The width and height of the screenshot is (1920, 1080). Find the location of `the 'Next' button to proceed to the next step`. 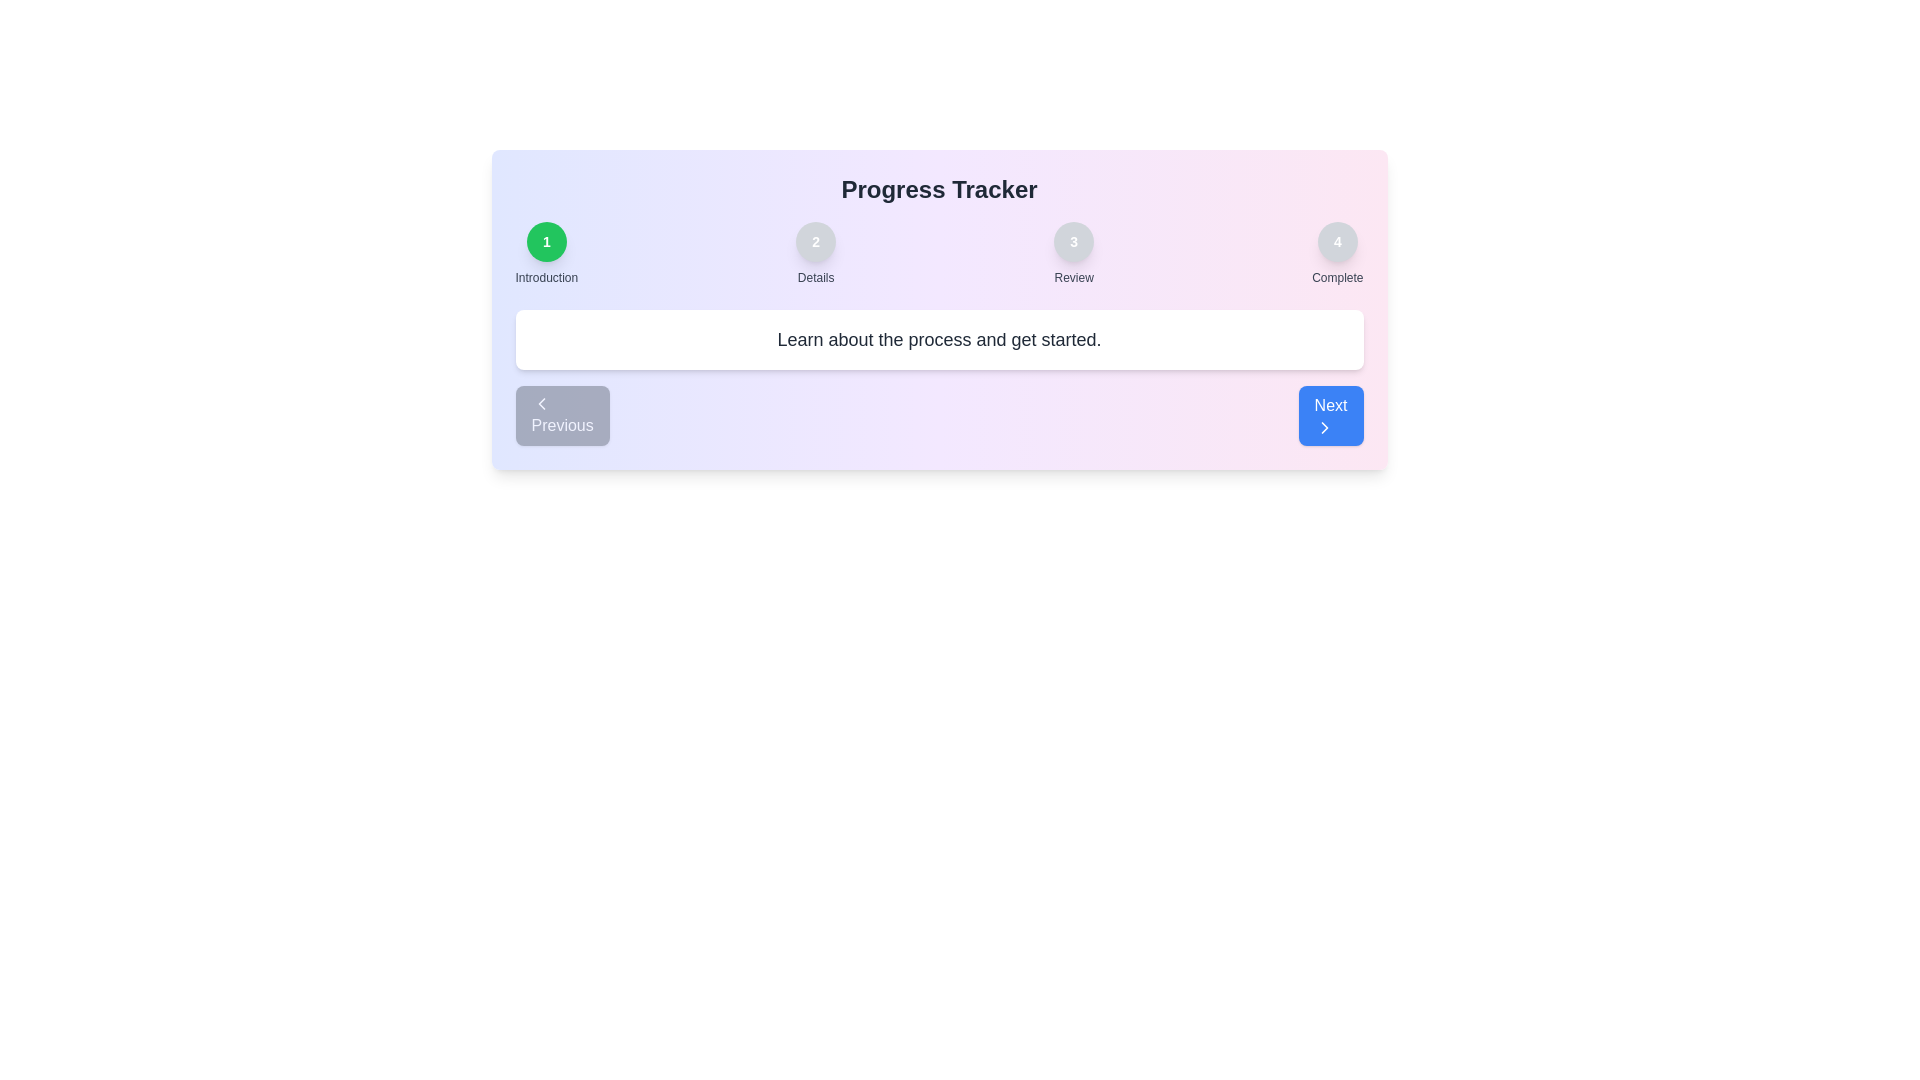

the 'Next' button to proceed to the next step is located at coordinates (1330, 415).